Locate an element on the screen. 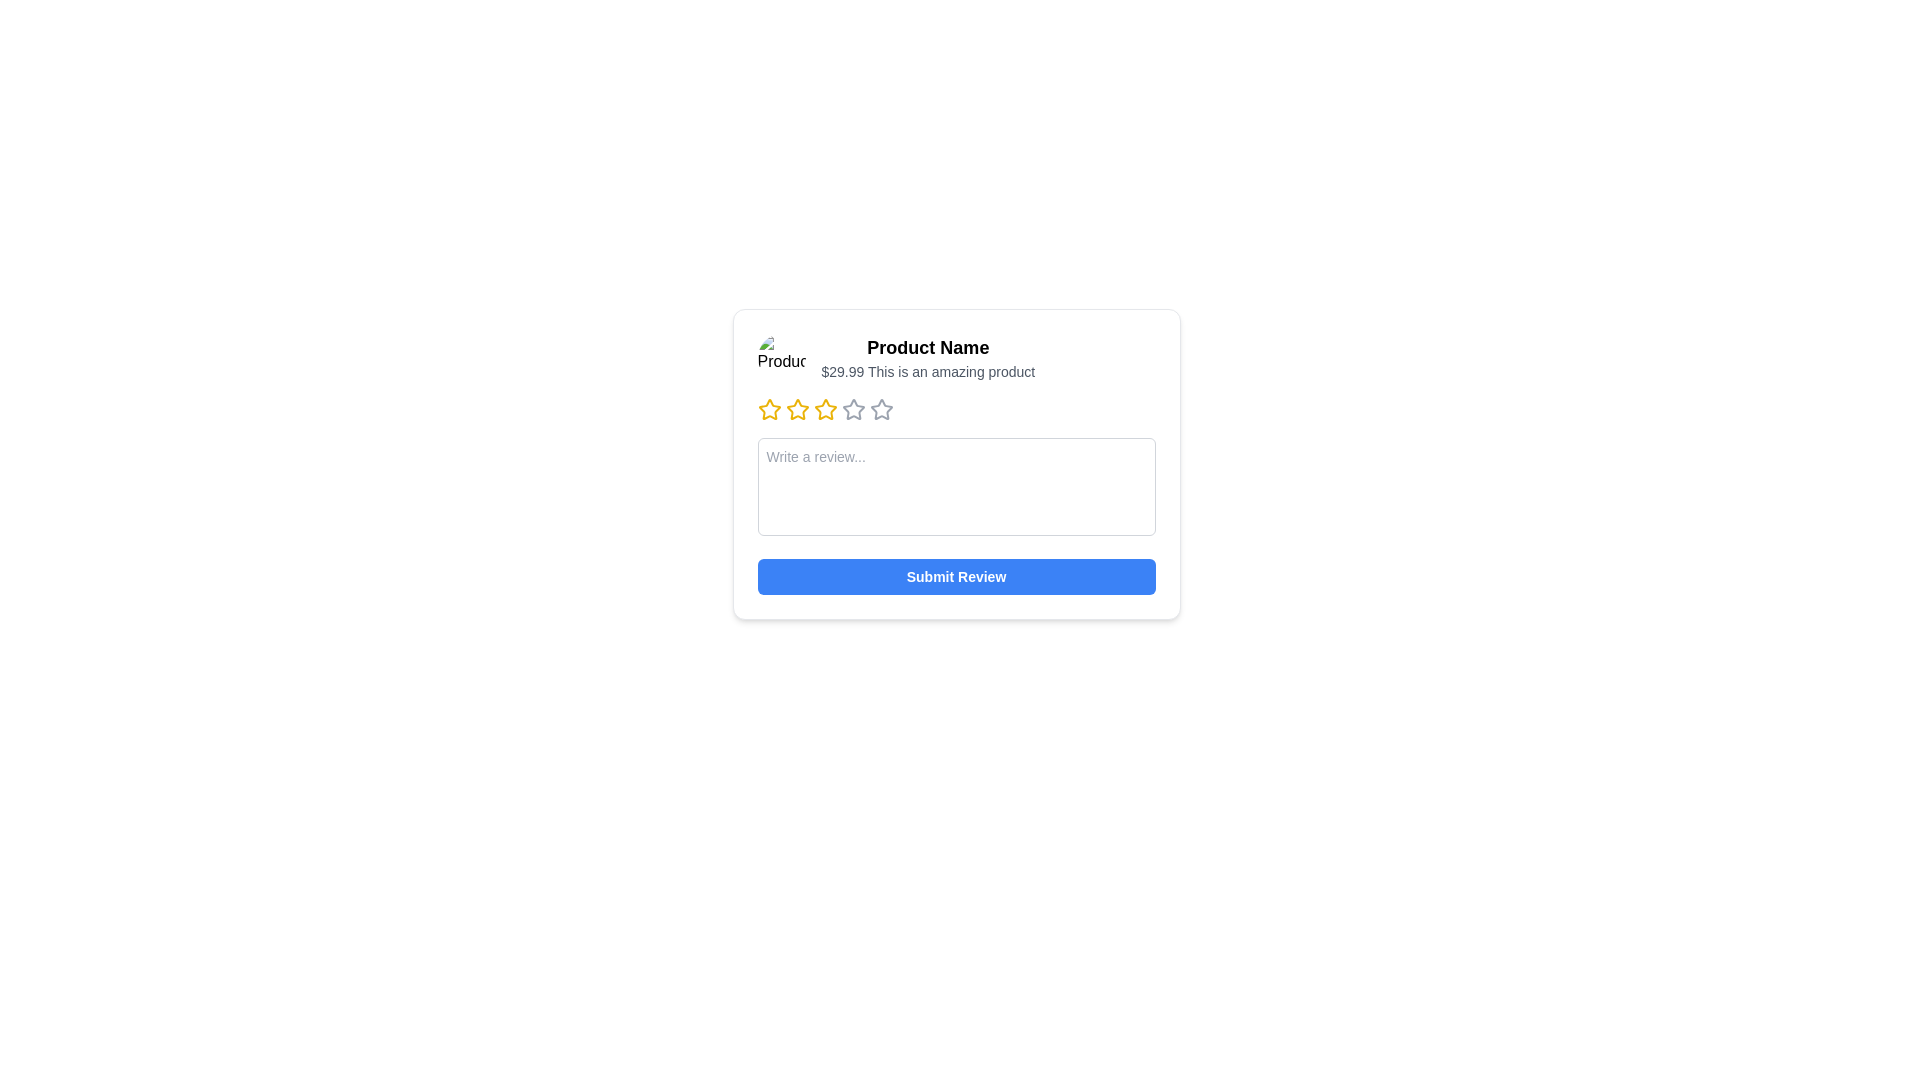 This screenshot has height=1080, width=1920. the second star icon in the horizontal row of five stars to rate the product is located at coordinates (825, 408).